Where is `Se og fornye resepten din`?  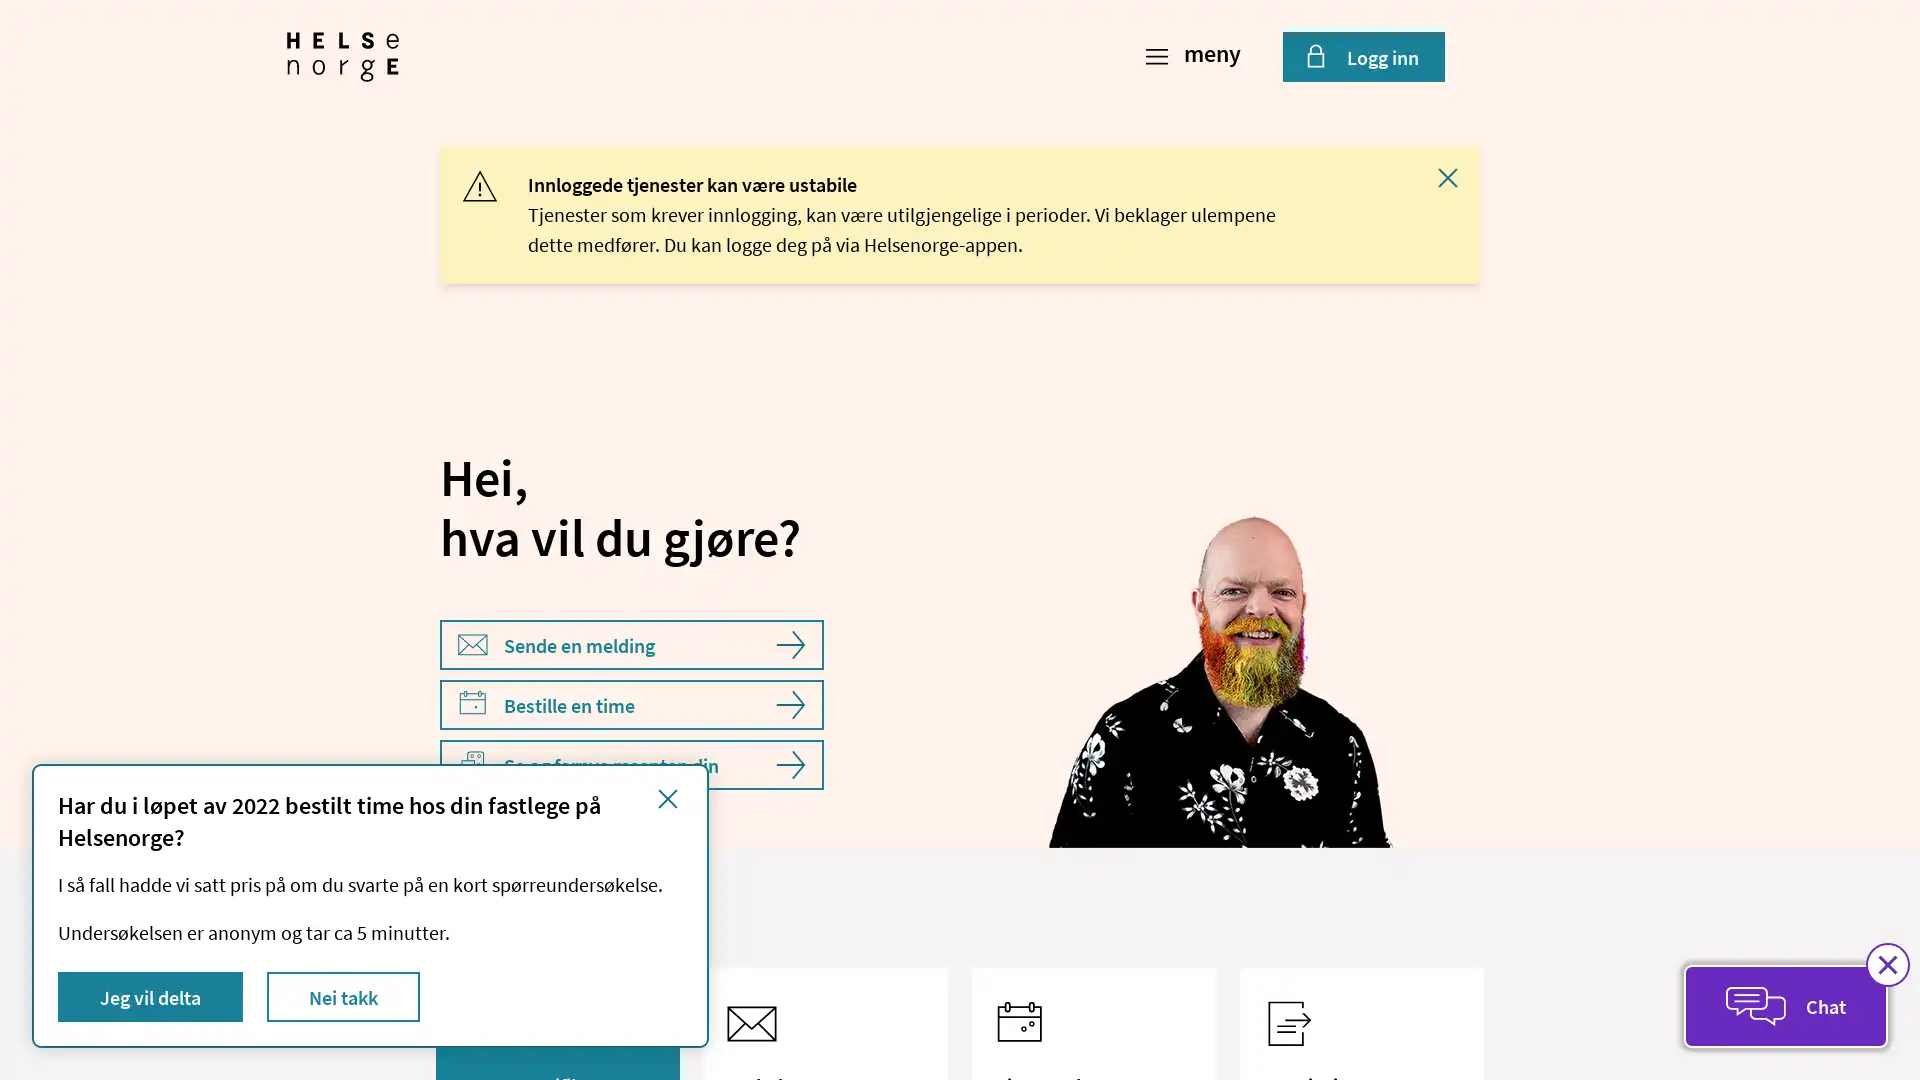 Se og fornye resepten din is located at coordinates (631, 764).